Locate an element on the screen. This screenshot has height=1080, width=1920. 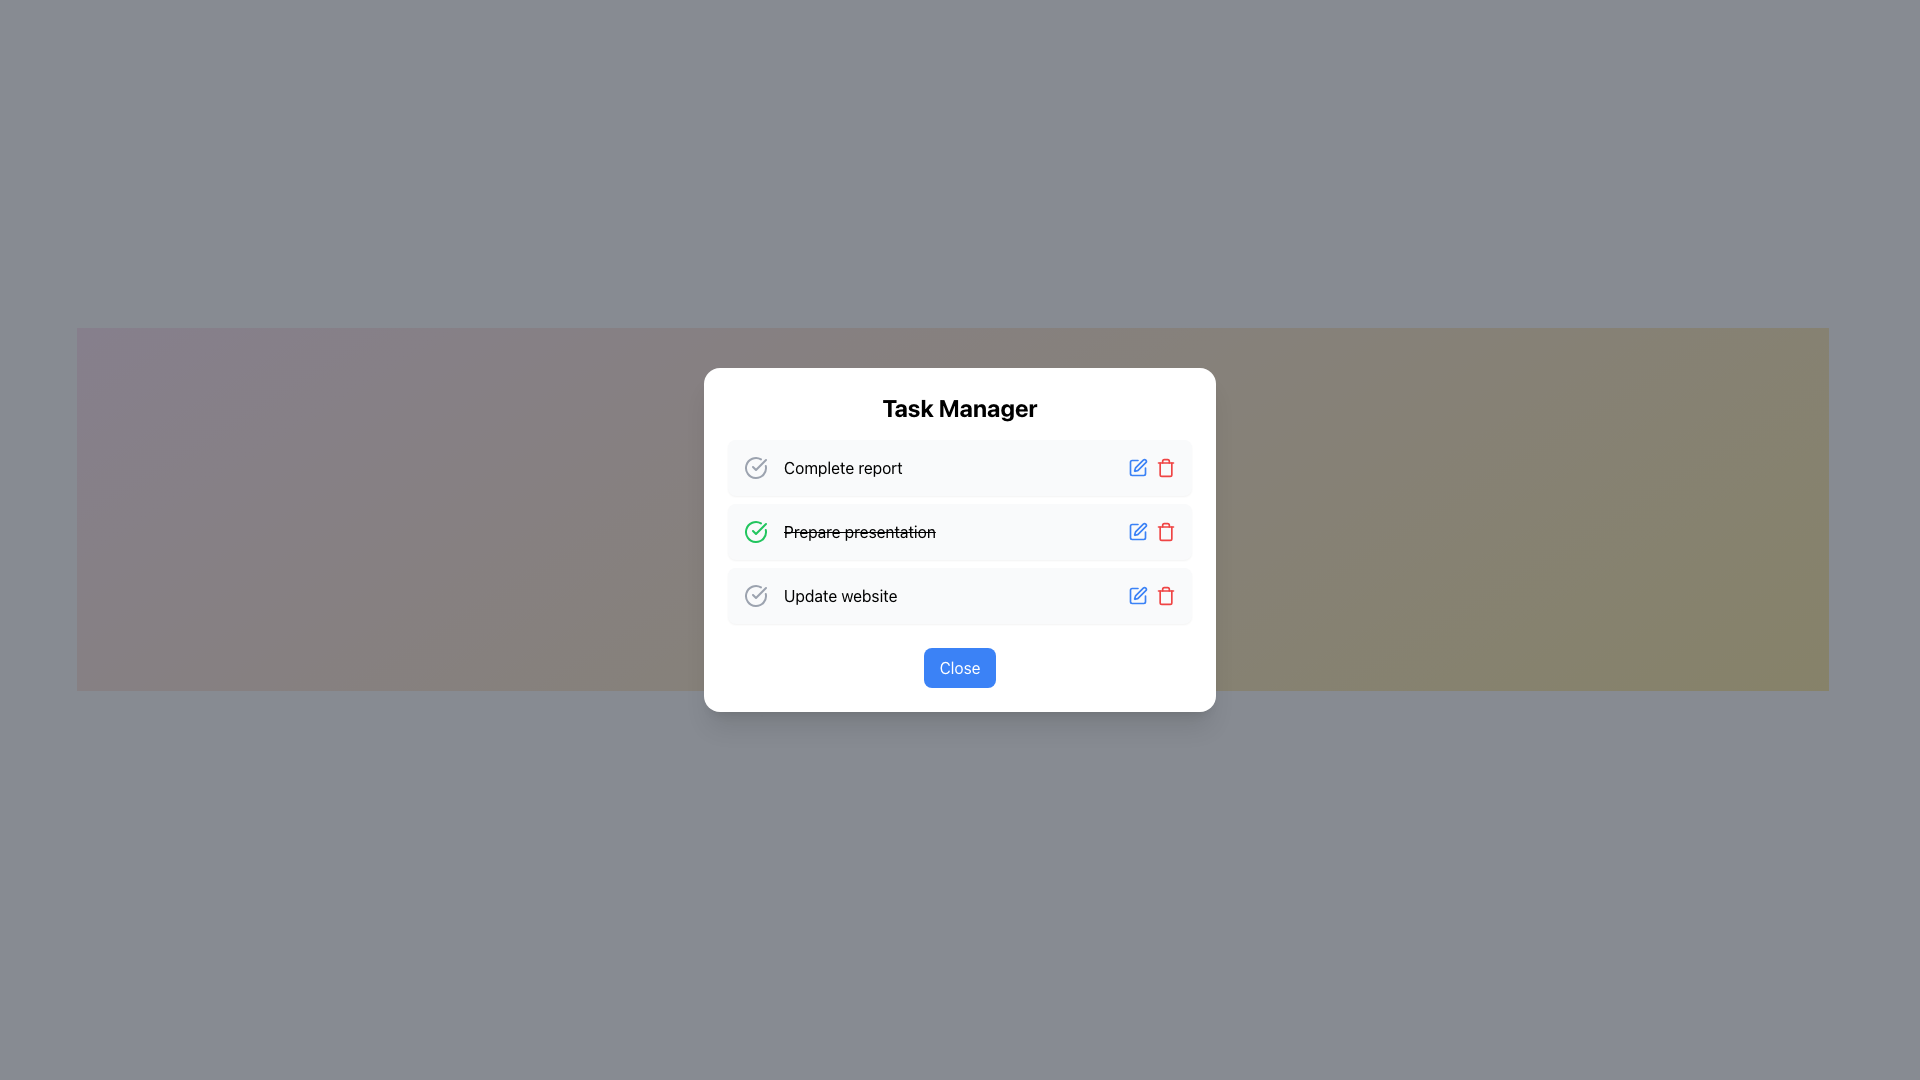
the trash can icon representing the delete action for the task 'Prepare presentation' in the task list is located at coordinates (1166, 531).